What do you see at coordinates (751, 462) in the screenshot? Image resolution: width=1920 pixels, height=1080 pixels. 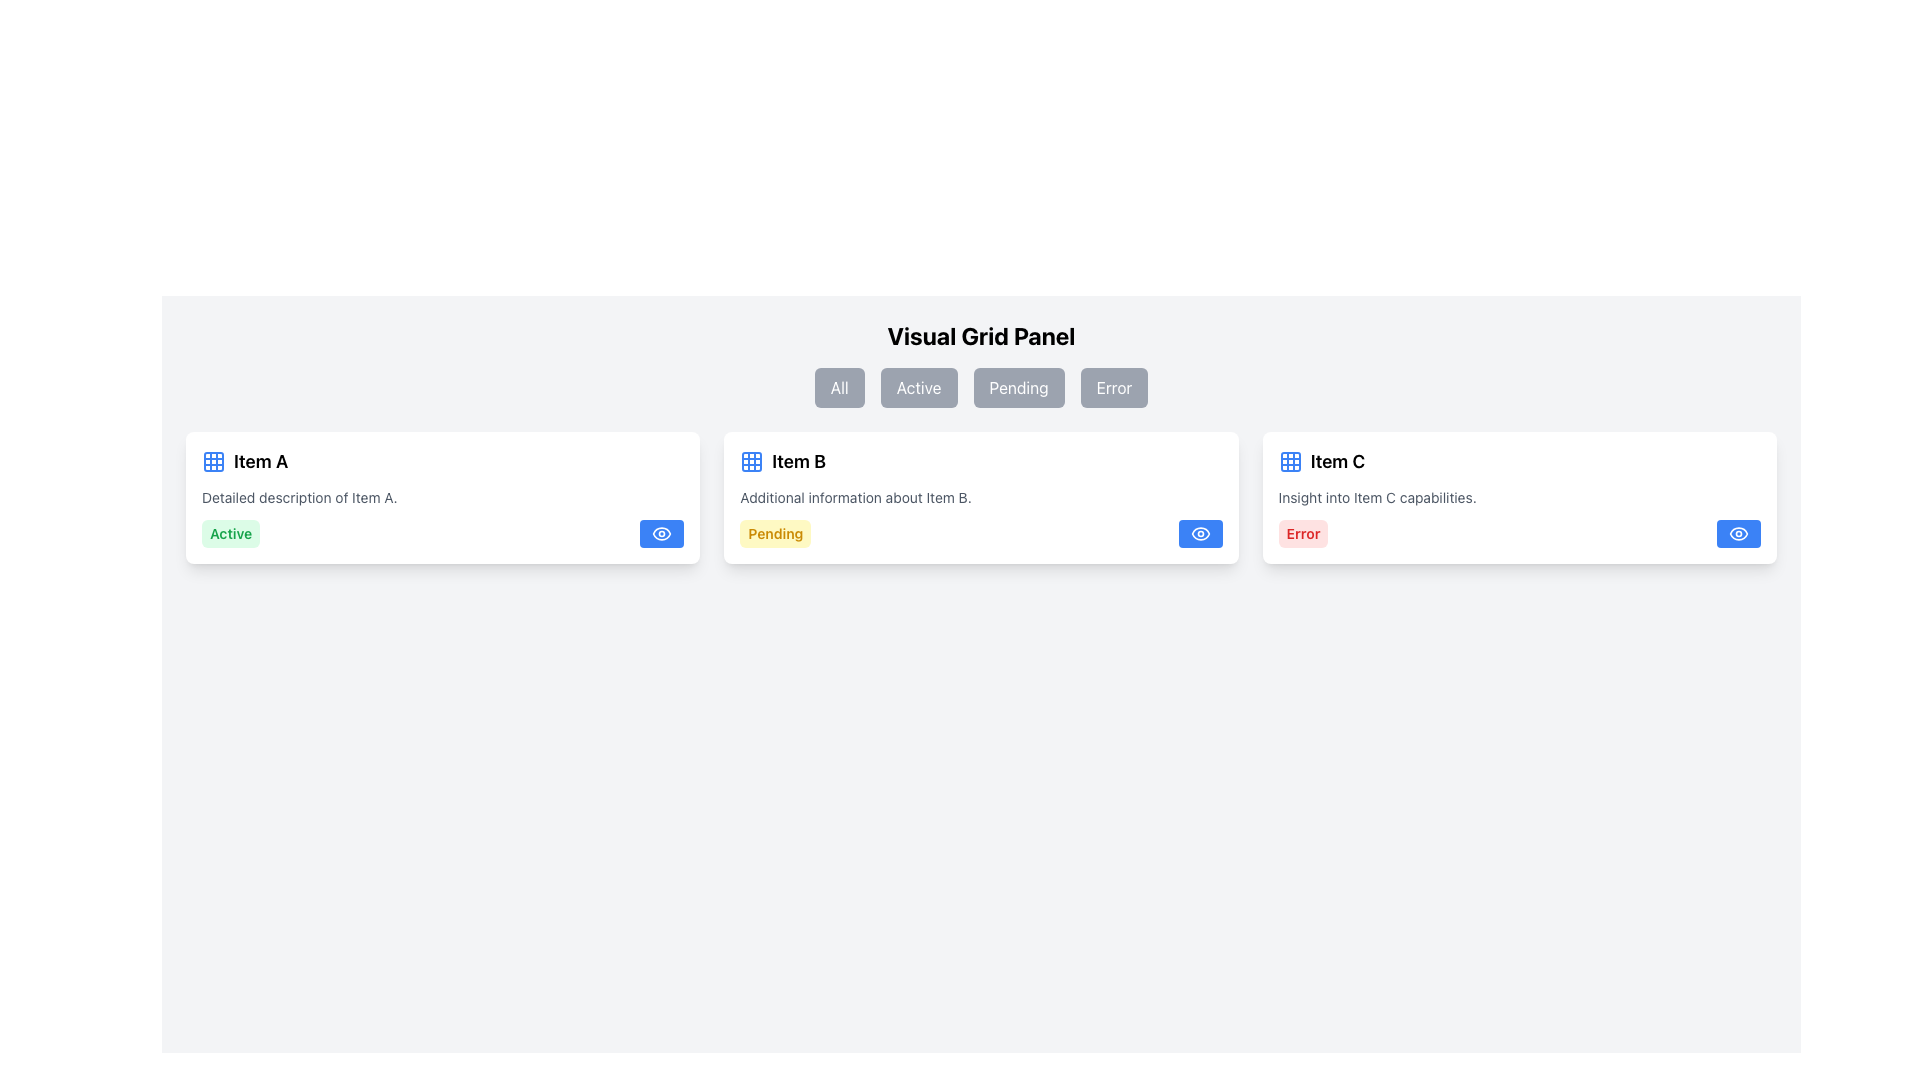 I see `the Icon representing the overview or detailed view option for 'Item B', which is located within the card for 'Item B', positioned second from the left and to the immediate left of the text 'Item B'` at bounding box center [751, 462].